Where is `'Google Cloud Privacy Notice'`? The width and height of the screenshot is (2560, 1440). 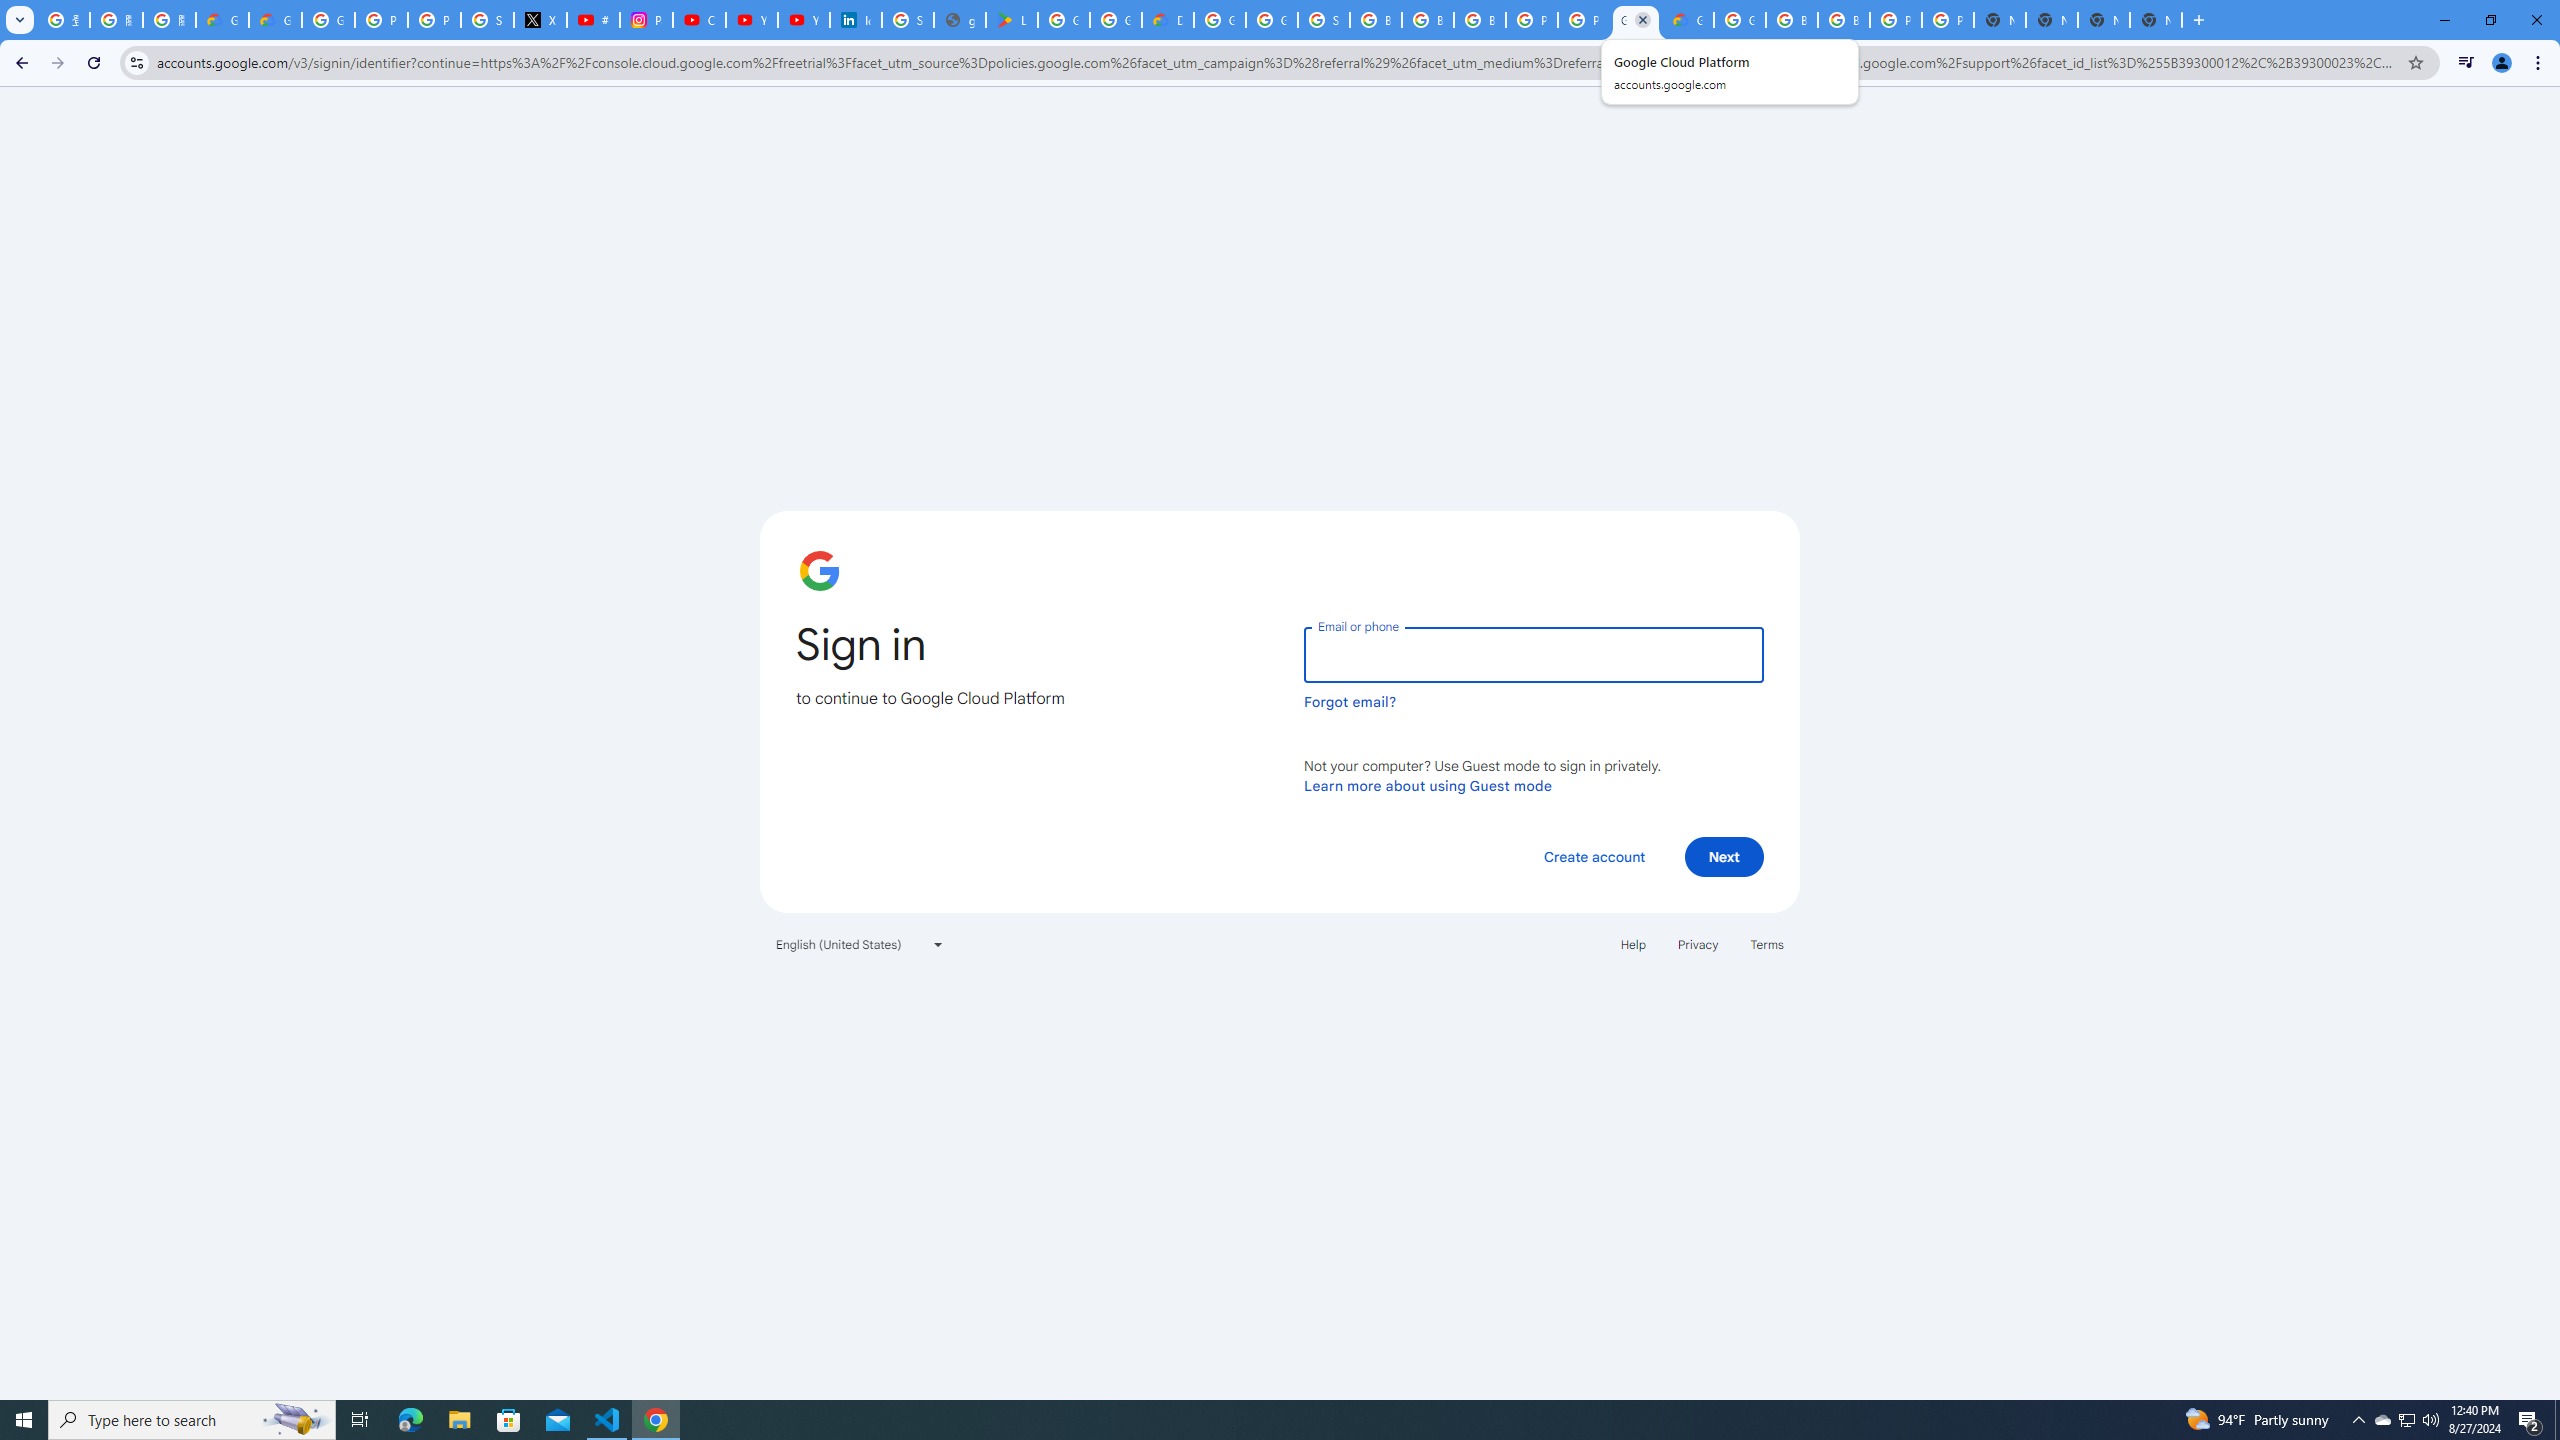
'Google Cloud Privacy Notice' is located at coordinates (274, 19).